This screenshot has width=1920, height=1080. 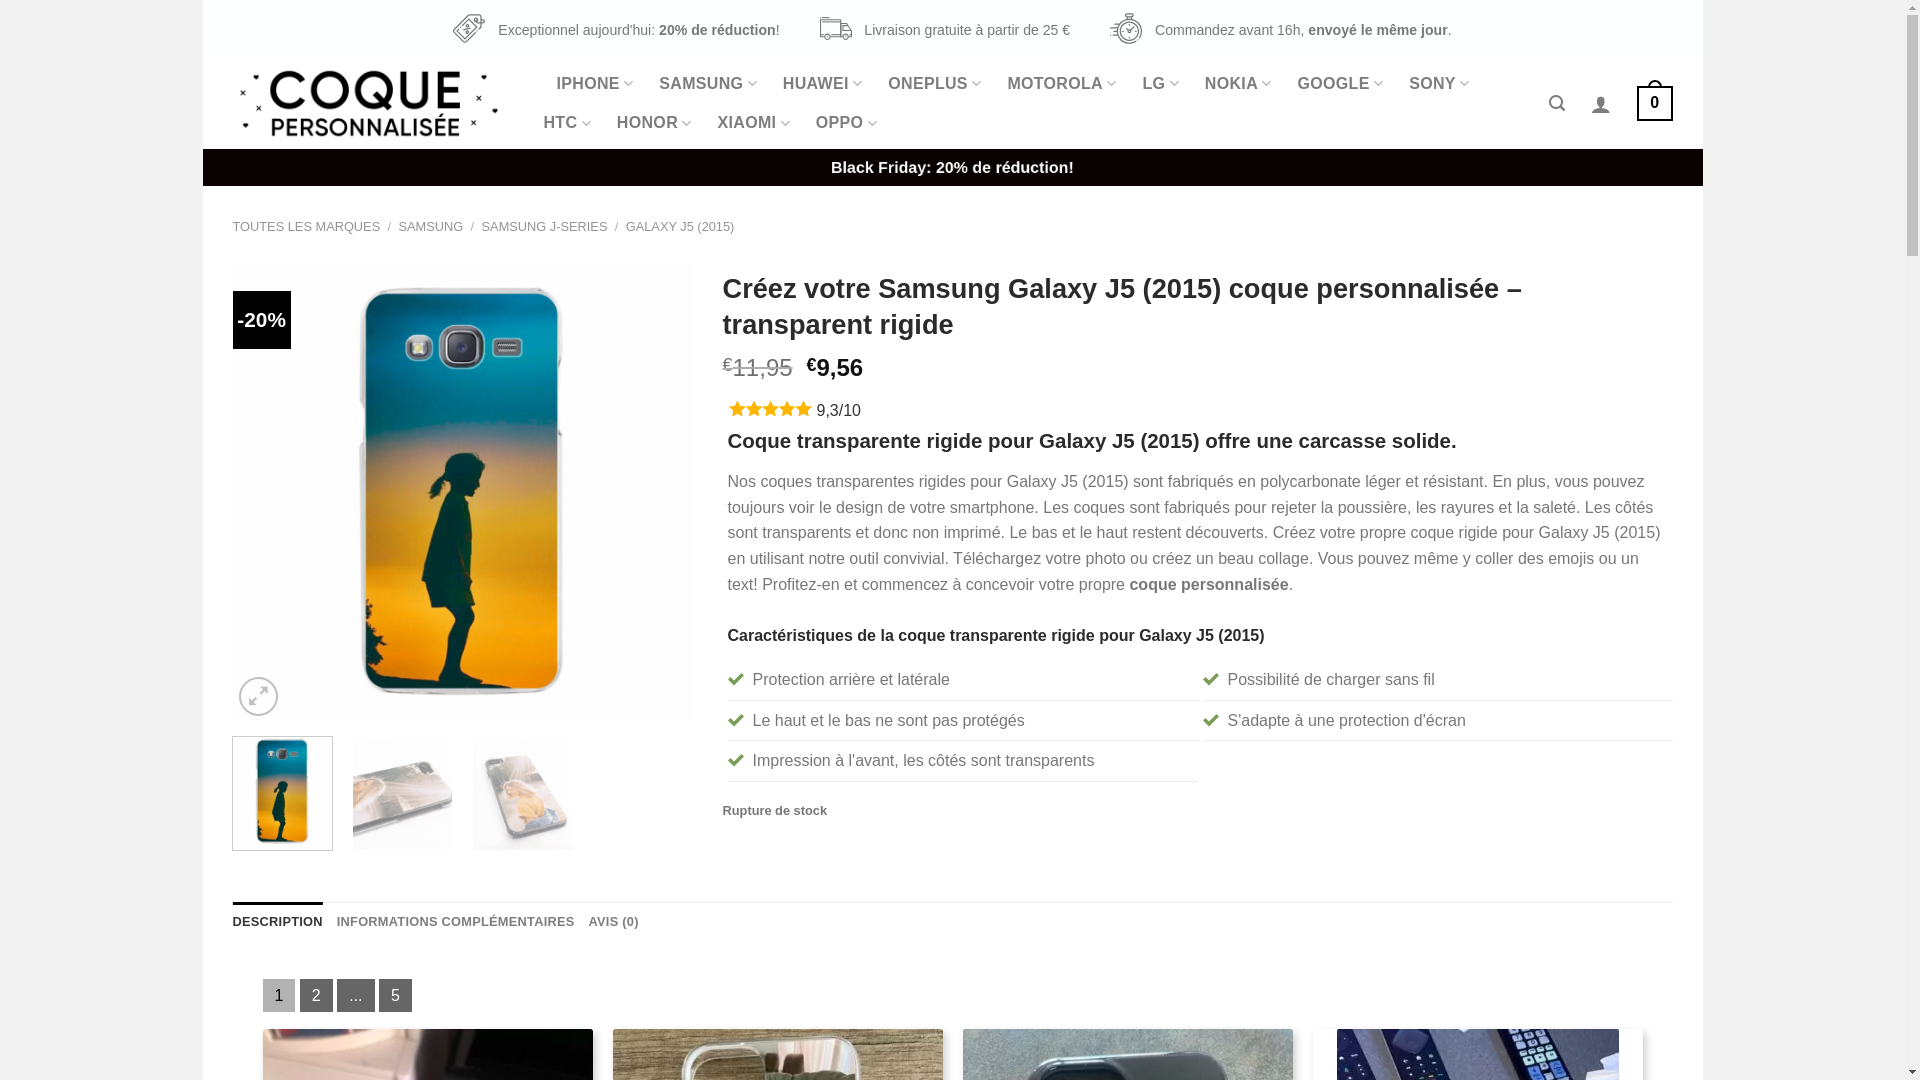 What do you see at coordinates (816, 123) in the screenshot?
I see `'OPPO'` at bounding box center [816, 123].